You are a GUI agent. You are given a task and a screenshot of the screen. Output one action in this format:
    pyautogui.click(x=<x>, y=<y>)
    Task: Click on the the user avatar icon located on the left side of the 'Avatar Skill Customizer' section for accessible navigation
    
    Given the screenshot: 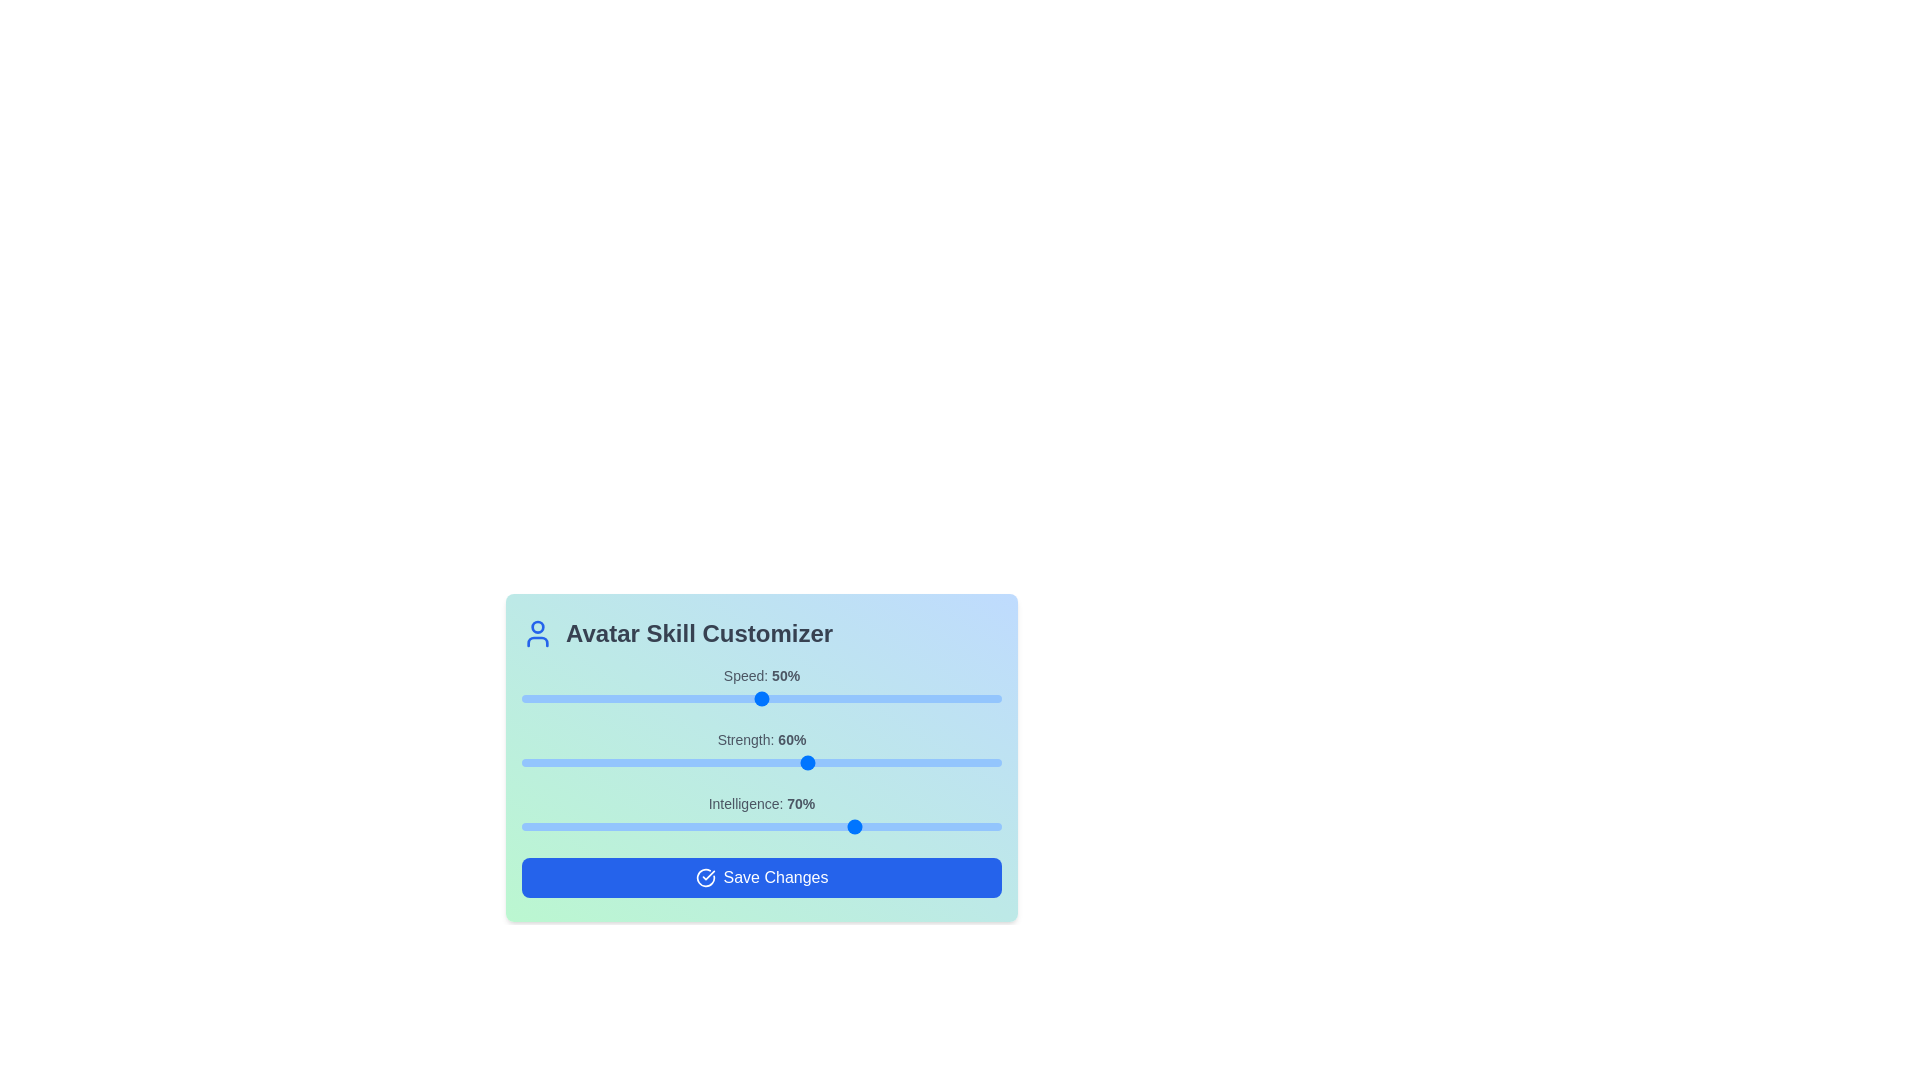 What is the action you would take?
    pyautogui.click(x=537, y=633)
    